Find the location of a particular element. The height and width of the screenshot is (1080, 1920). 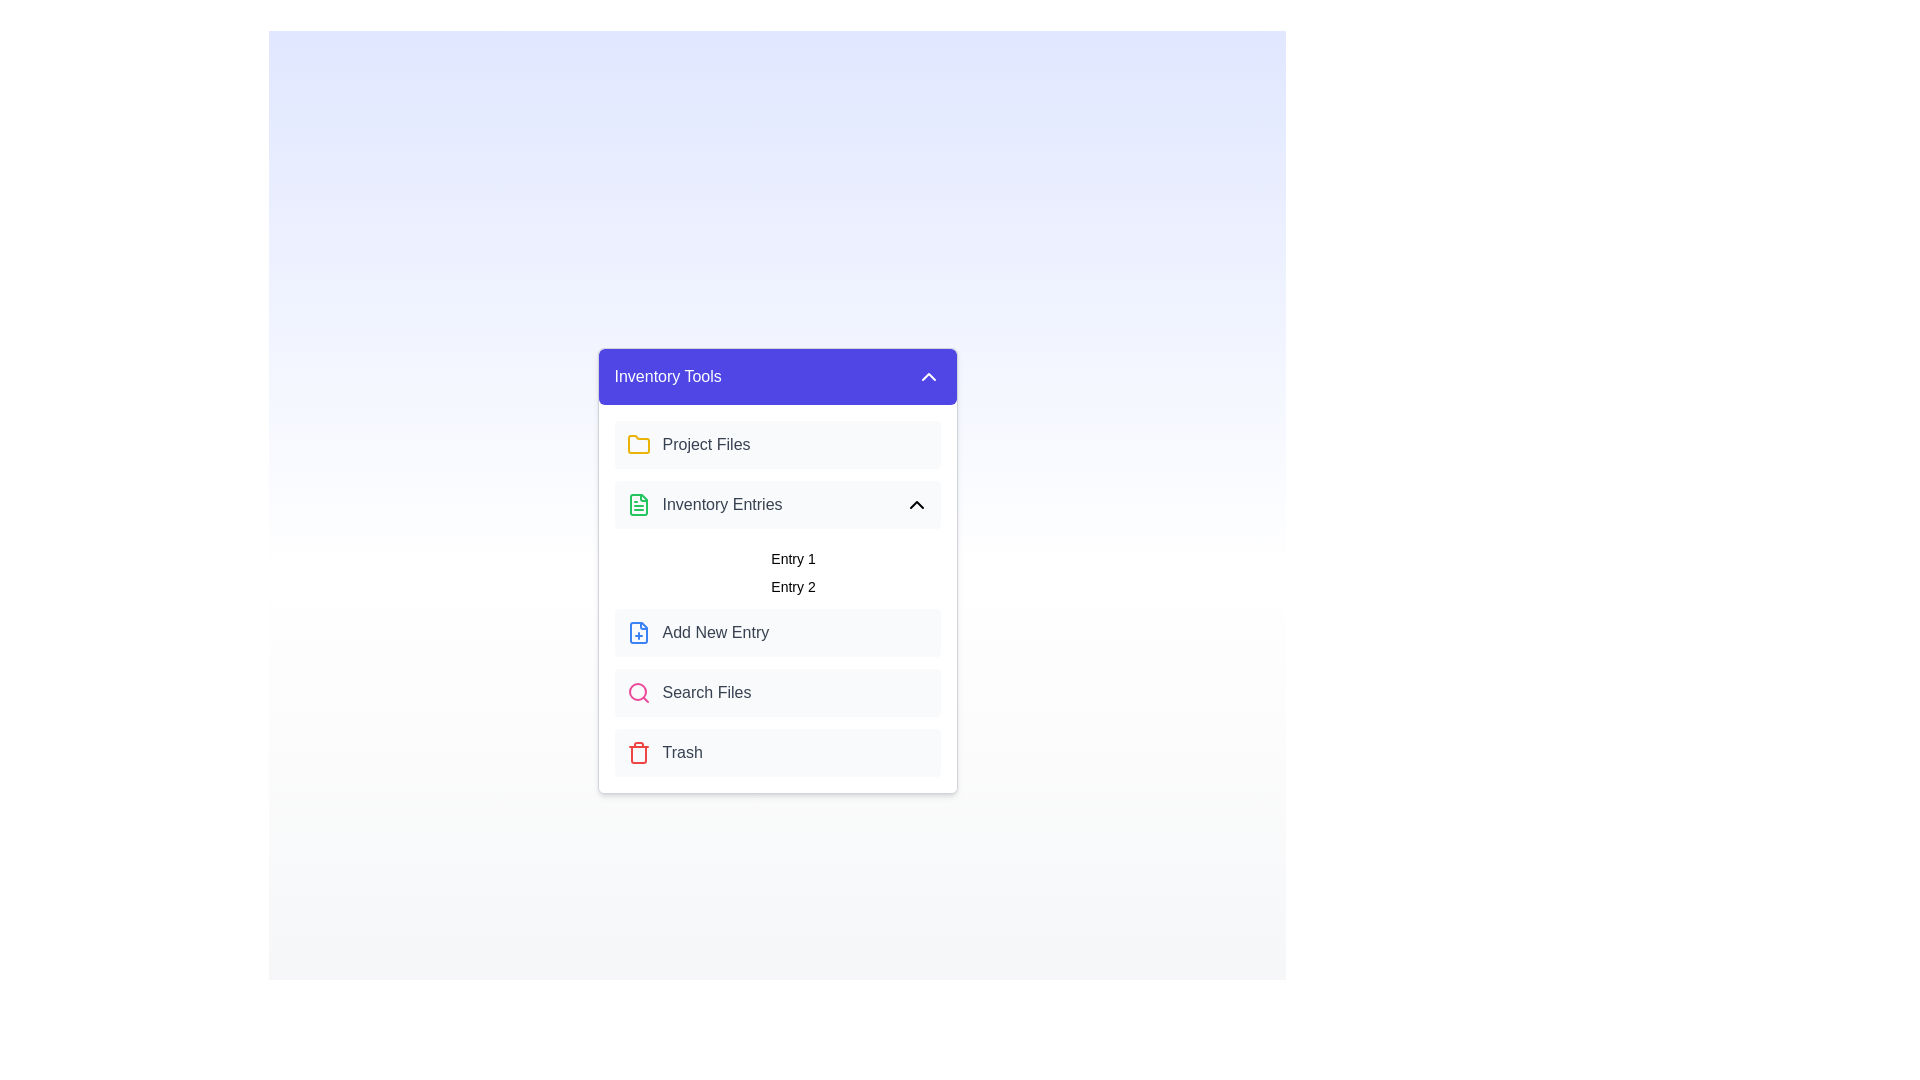

the label representing 'Inventory Entries' is located at coordinates (720, 504).